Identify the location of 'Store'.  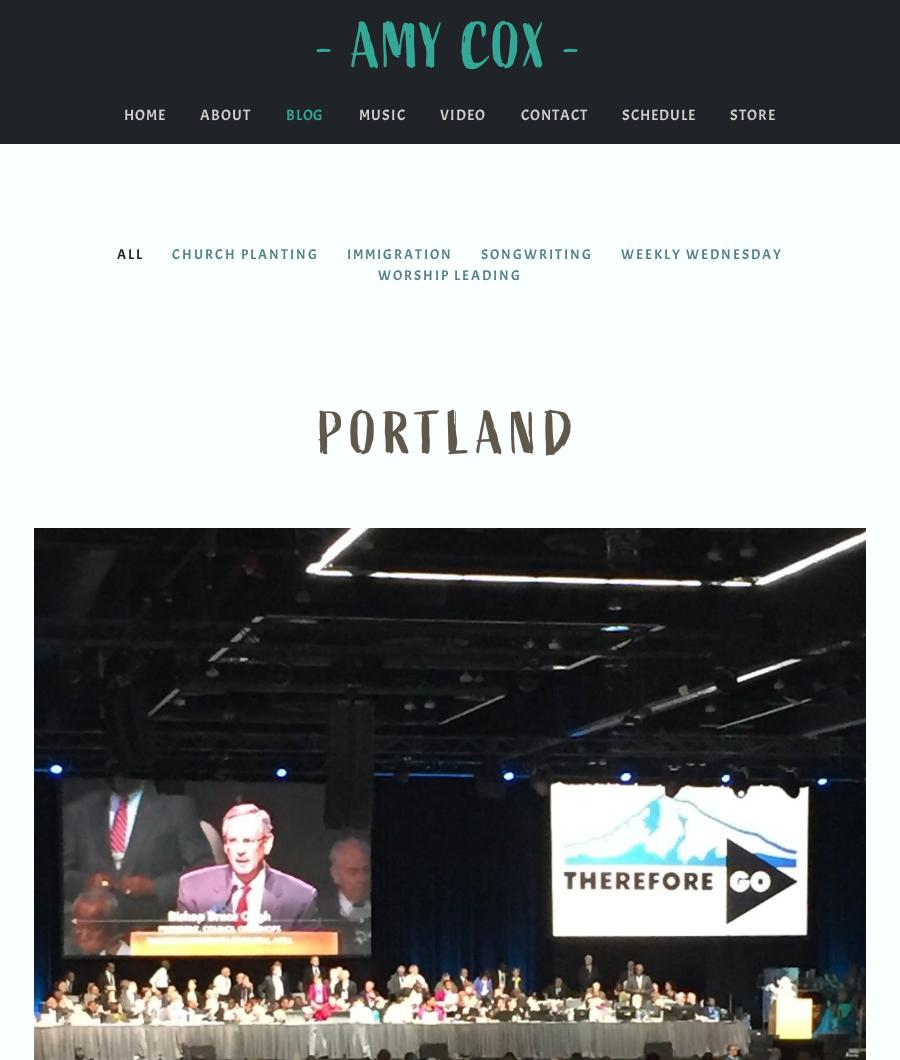
(752, 115).